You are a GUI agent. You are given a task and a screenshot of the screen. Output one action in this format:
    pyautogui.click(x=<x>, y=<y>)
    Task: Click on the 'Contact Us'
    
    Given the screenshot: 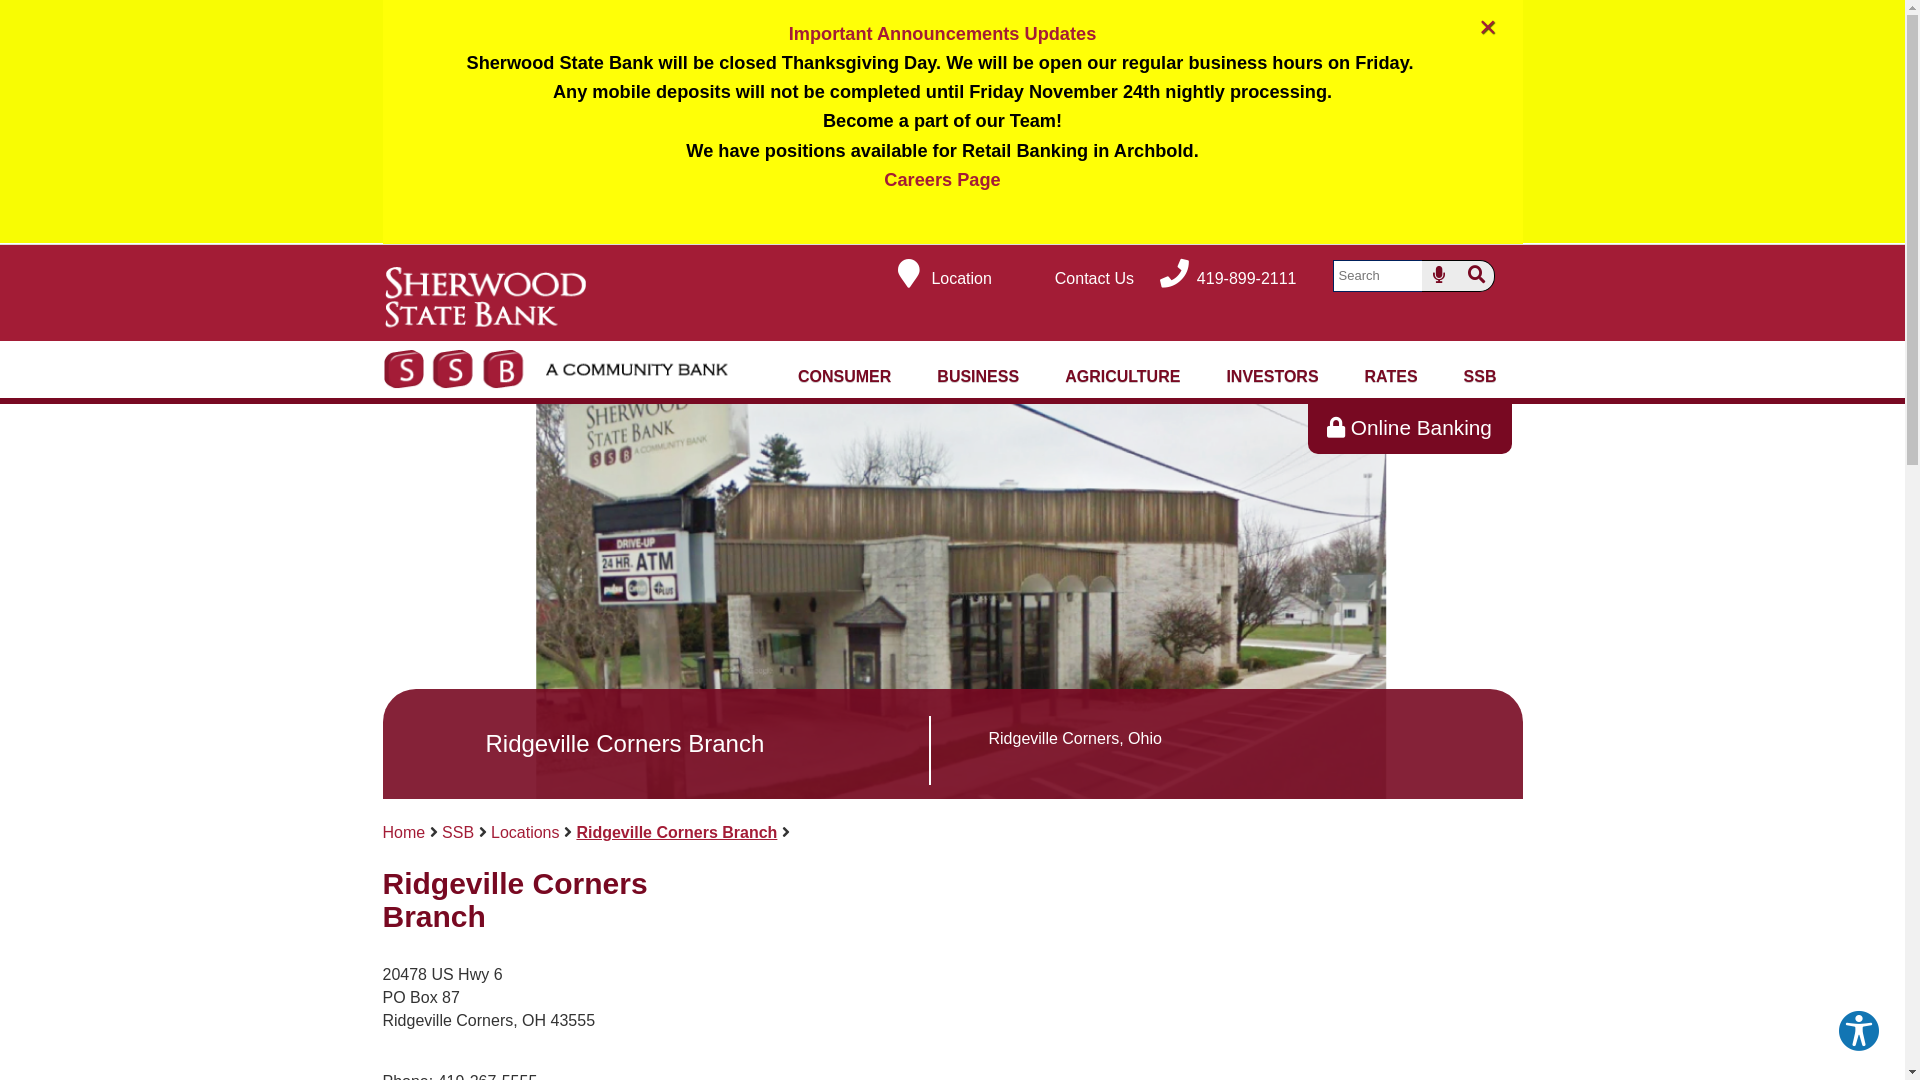 What is the action you would take?
    pyautogui.click(x=1073, y=278)
    